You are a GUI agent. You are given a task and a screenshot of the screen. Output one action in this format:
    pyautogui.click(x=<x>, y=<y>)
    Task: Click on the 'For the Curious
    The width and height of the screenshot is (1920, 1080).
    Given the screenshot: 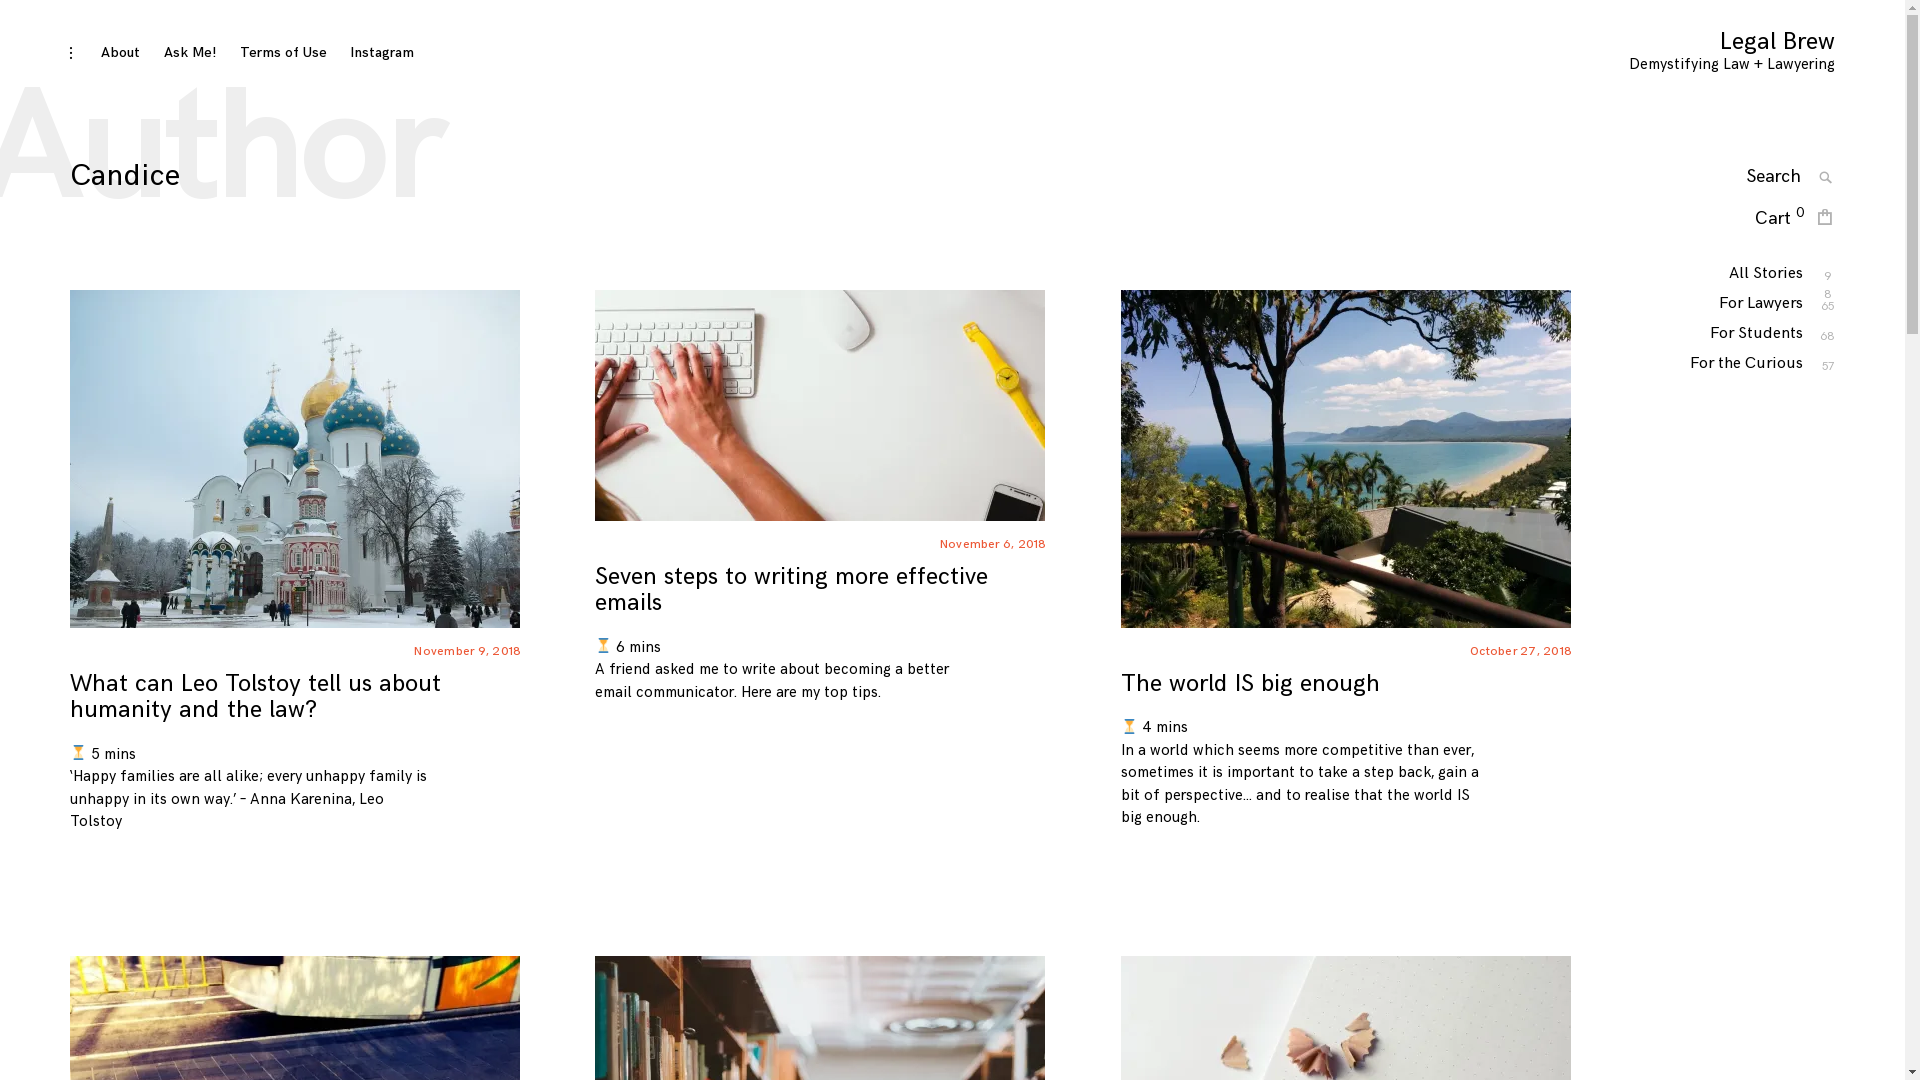 What is the action you would take?
    pyautogui.click(x=1745, y=363)
    